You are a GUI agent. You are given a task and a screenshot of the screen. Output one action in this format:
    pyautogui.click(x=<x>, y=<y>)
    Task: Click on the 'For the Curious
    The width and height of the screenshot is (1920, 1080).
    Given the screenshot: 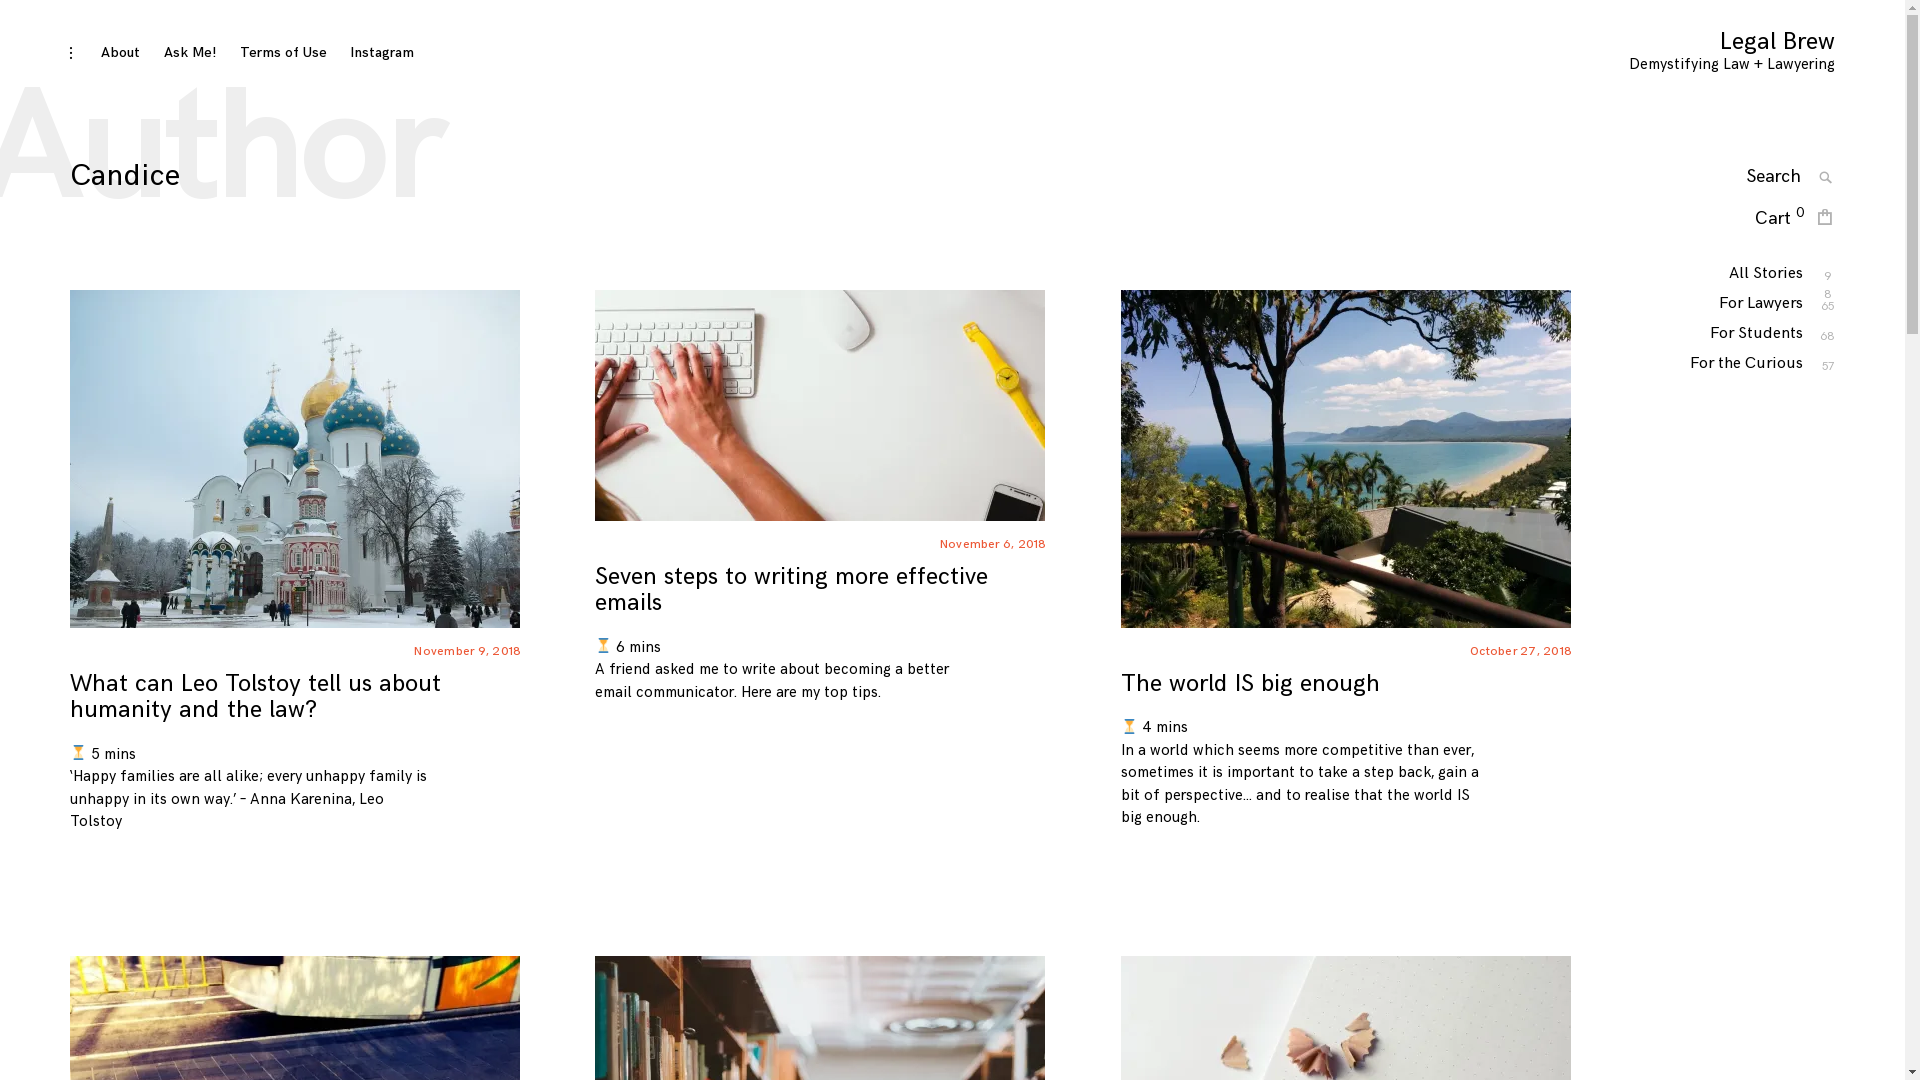 What is the action you would take?
    pyautogui.click(x=1745, y=363)
    